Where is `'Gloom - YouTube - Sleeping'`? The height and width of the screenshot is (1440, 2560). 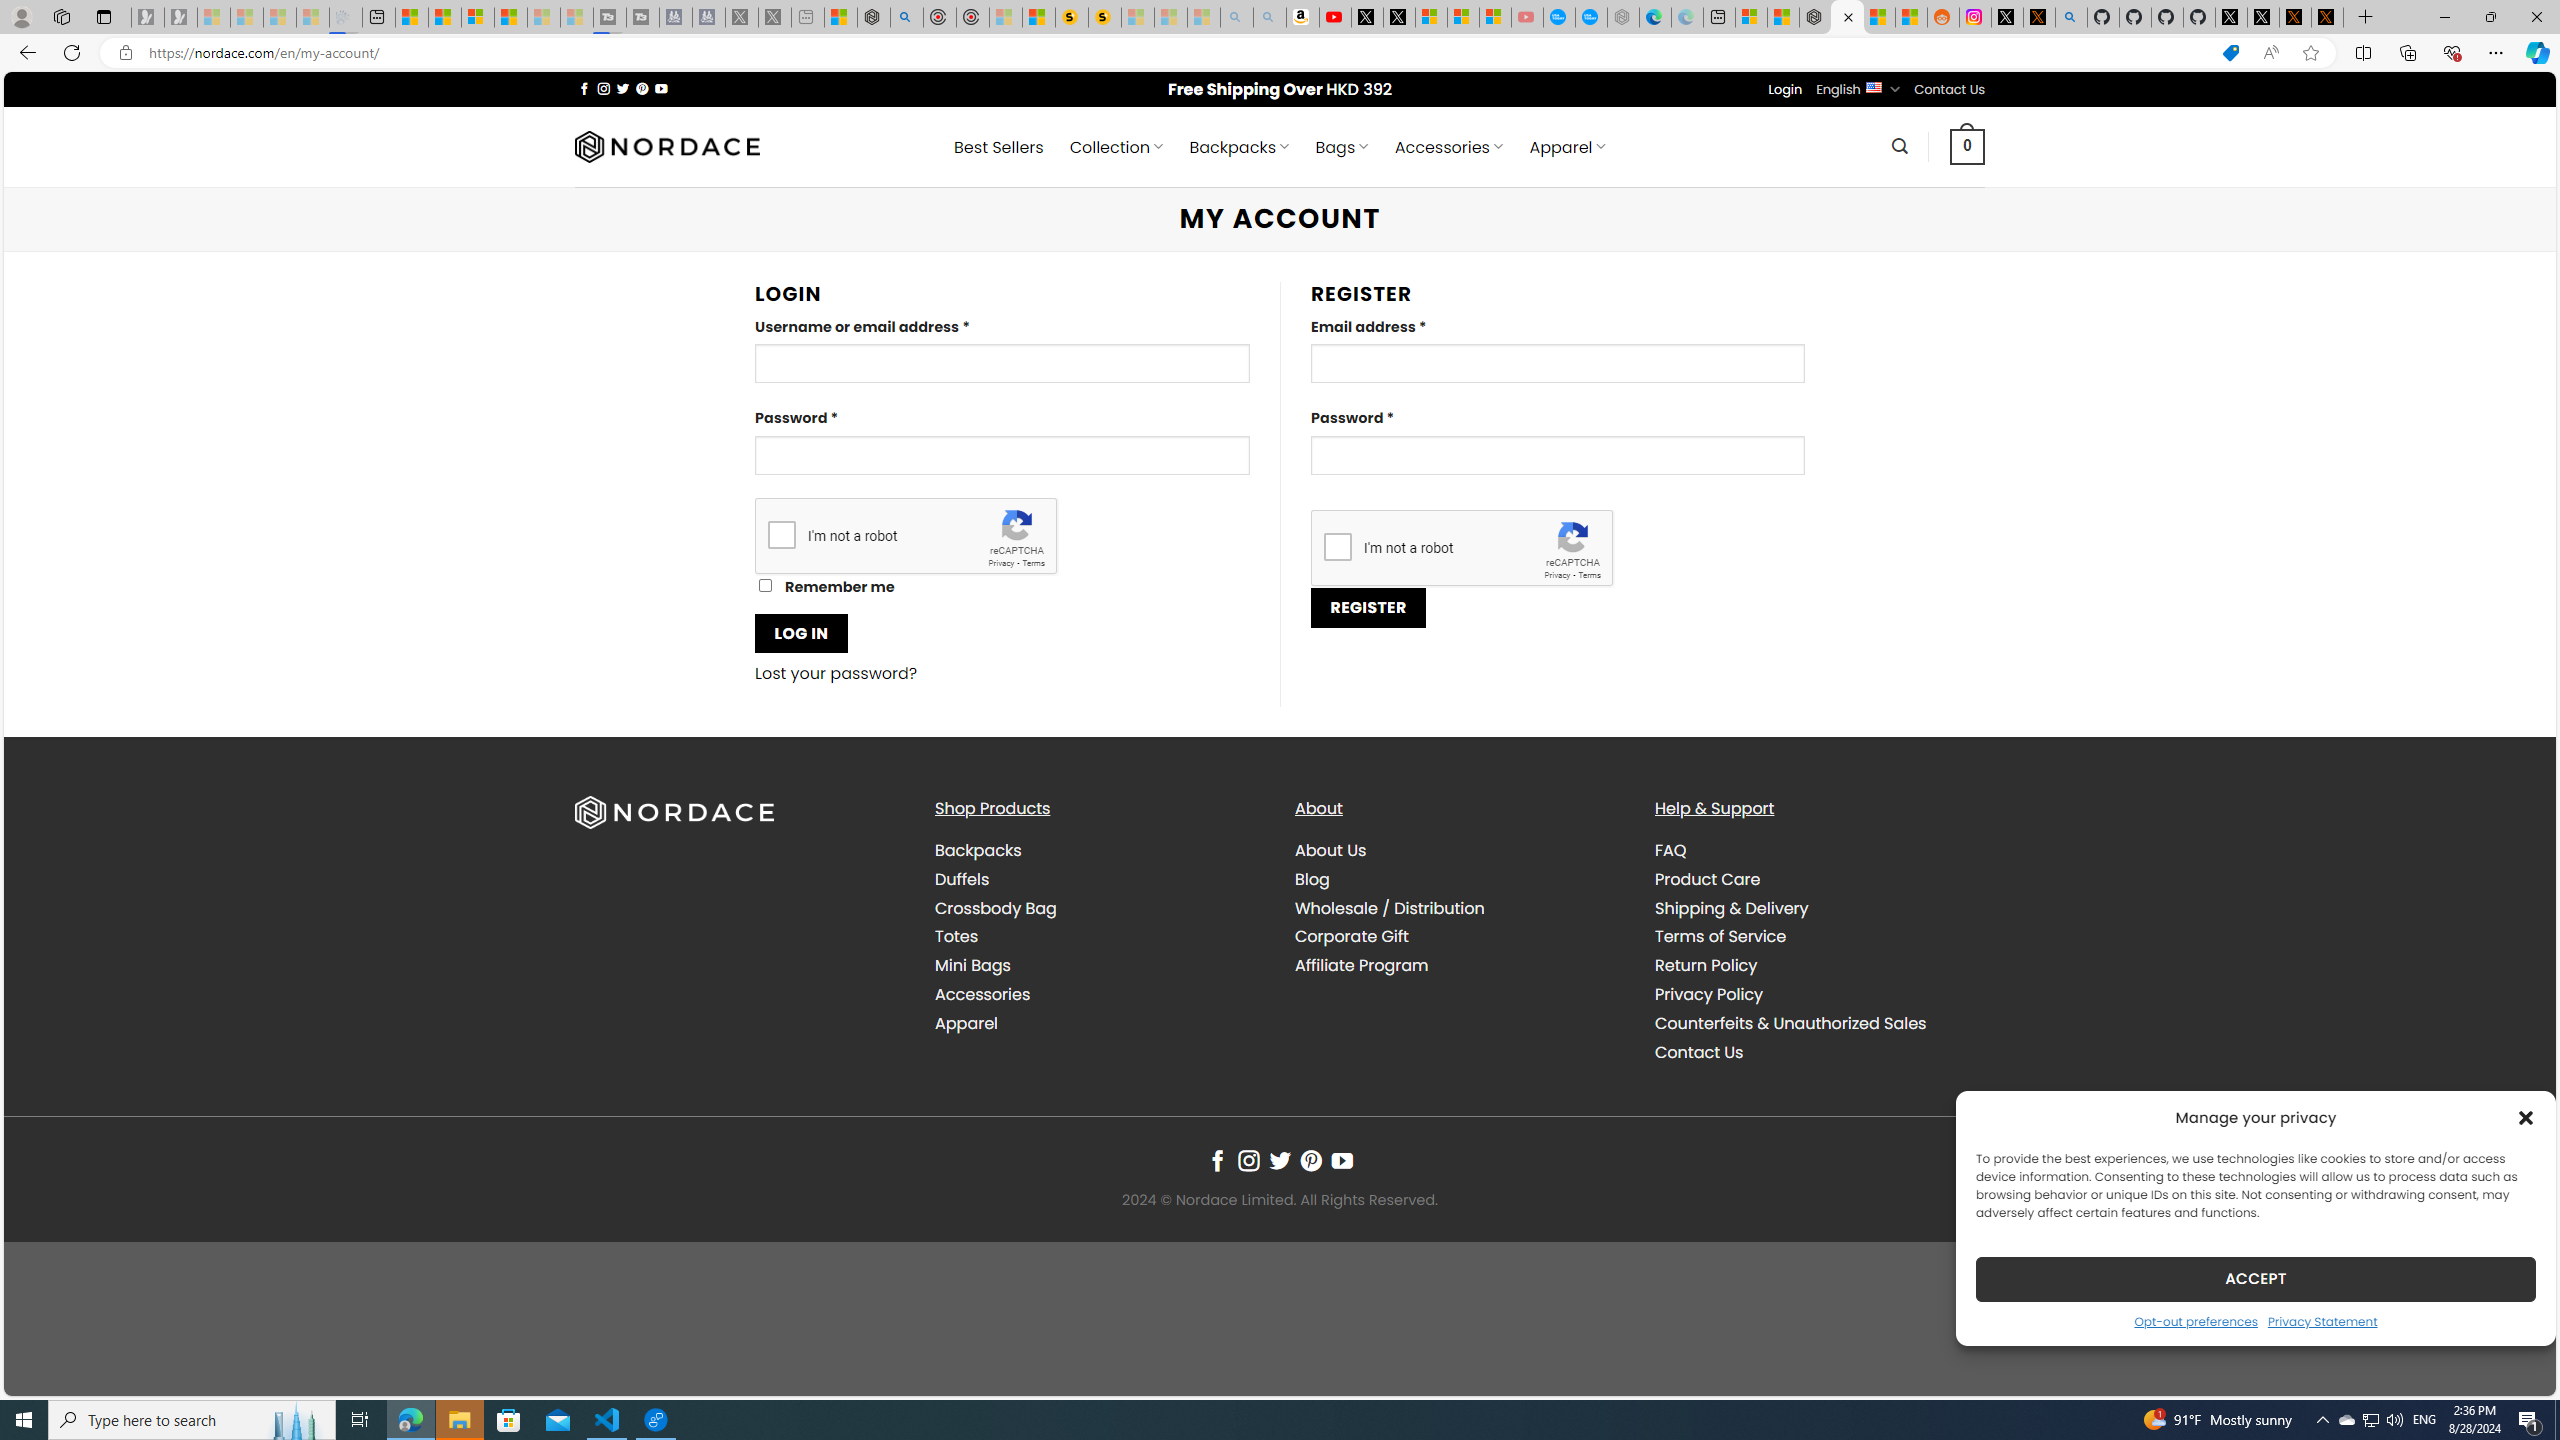
'Gloom - YouTube - Sleeping' is located at coordinates (1526, 16).